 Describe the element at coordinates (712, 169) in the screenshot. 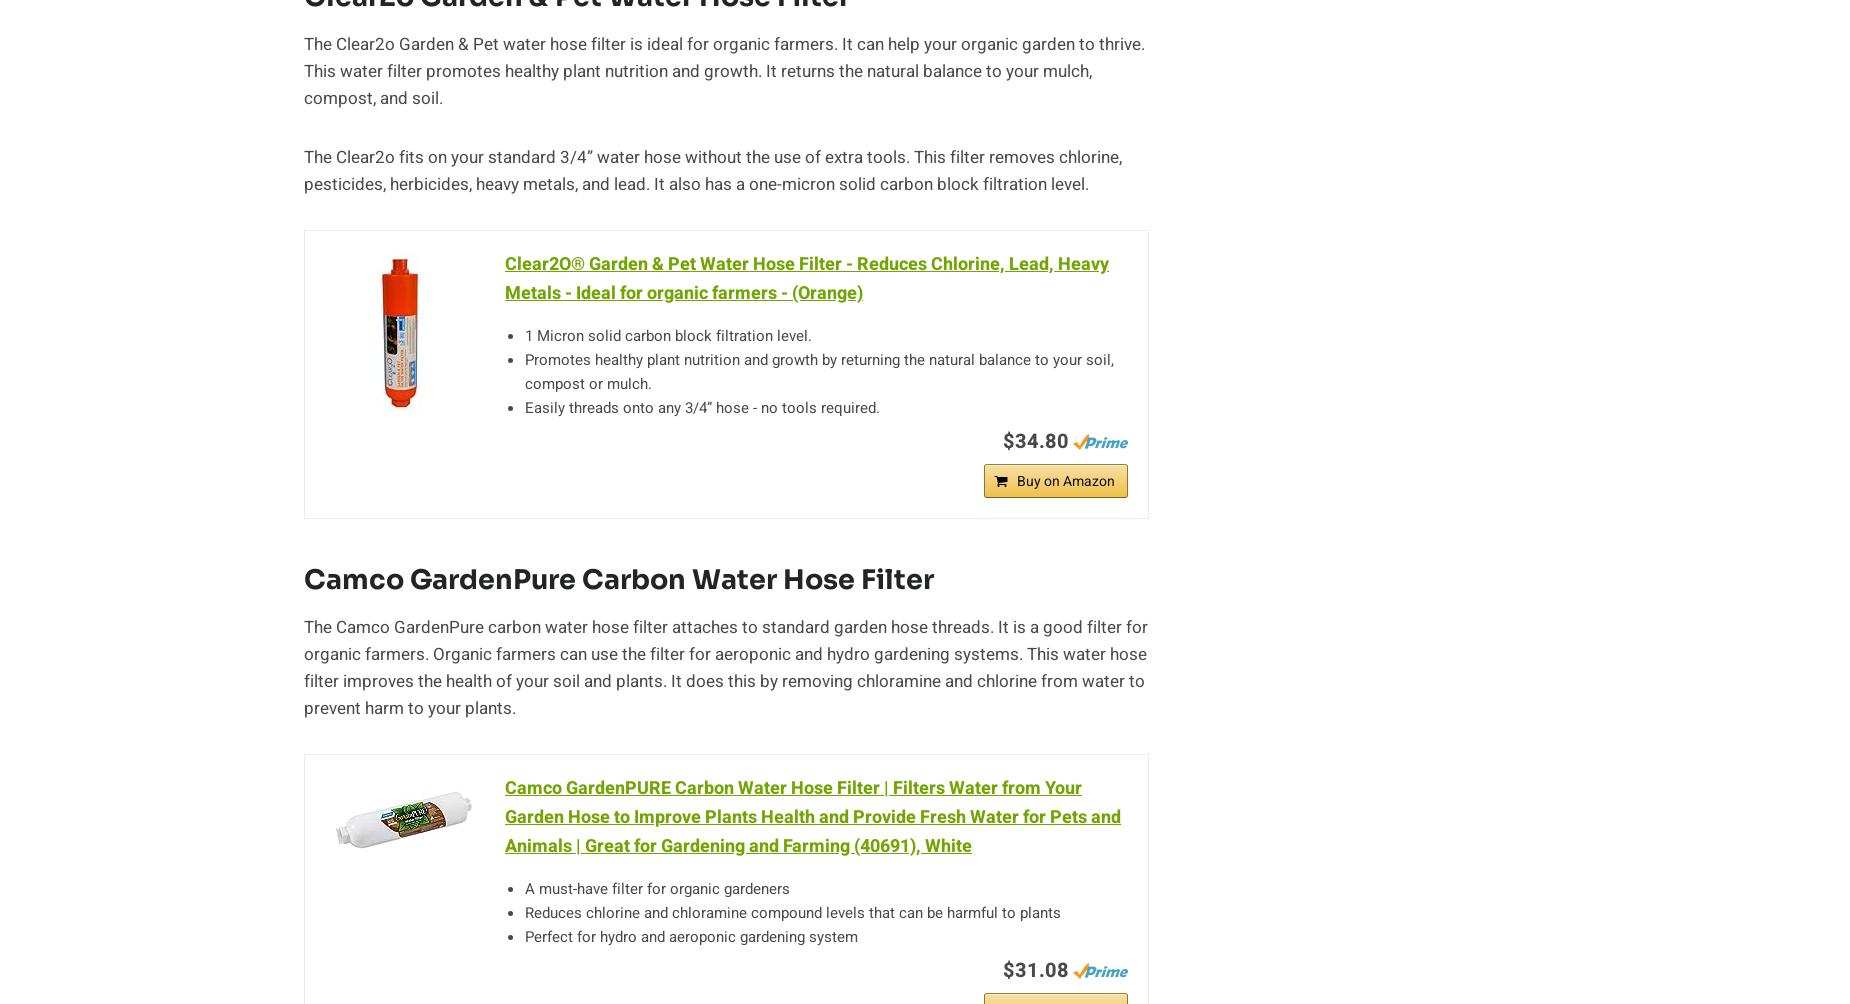

I see `'The Clear2o fits on your standard 3/4” water hose without the use of extra tools. This filter removes chlorine, pesticides, herbicides, heavy metals, and lead. It also has a one-micron solid carbon block filtration level.'` at that location.